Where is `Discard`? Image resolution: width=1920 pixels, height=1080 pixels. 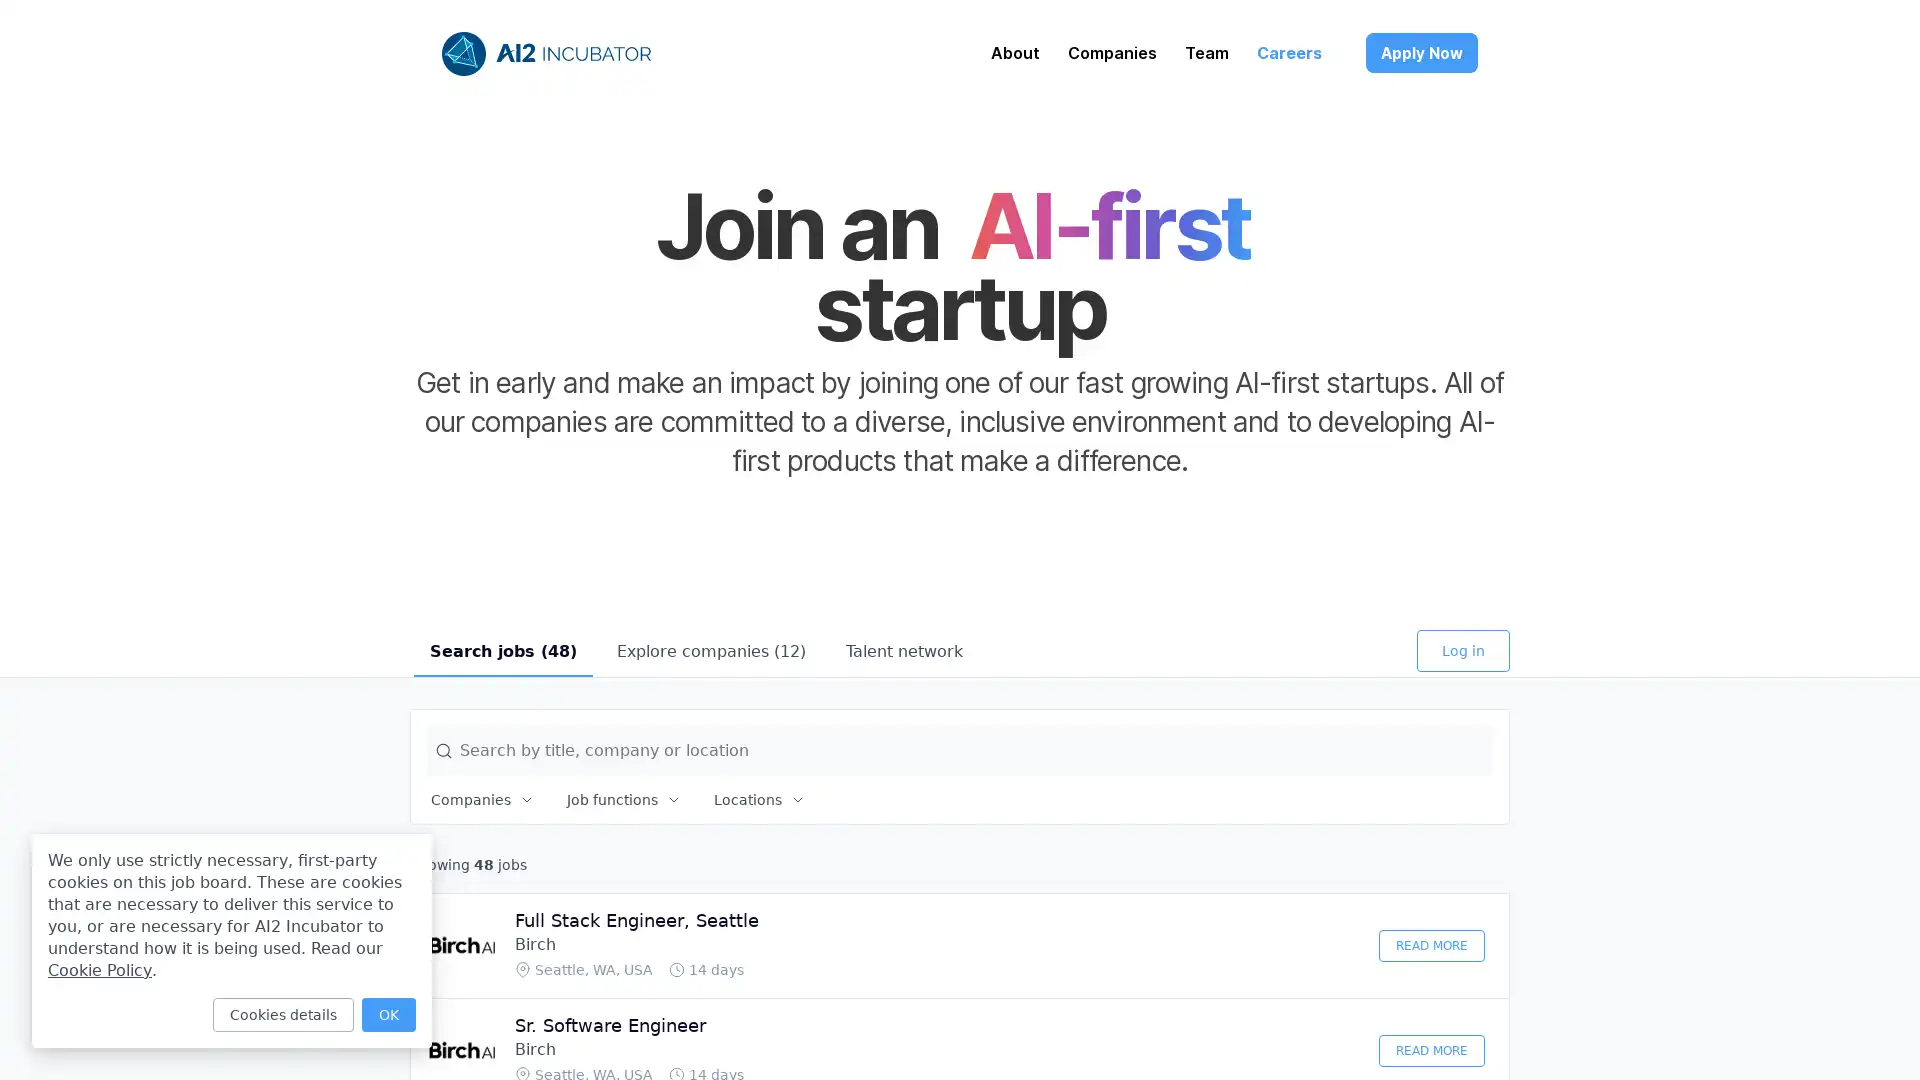 Discard is located at coordinates (1320, 945).